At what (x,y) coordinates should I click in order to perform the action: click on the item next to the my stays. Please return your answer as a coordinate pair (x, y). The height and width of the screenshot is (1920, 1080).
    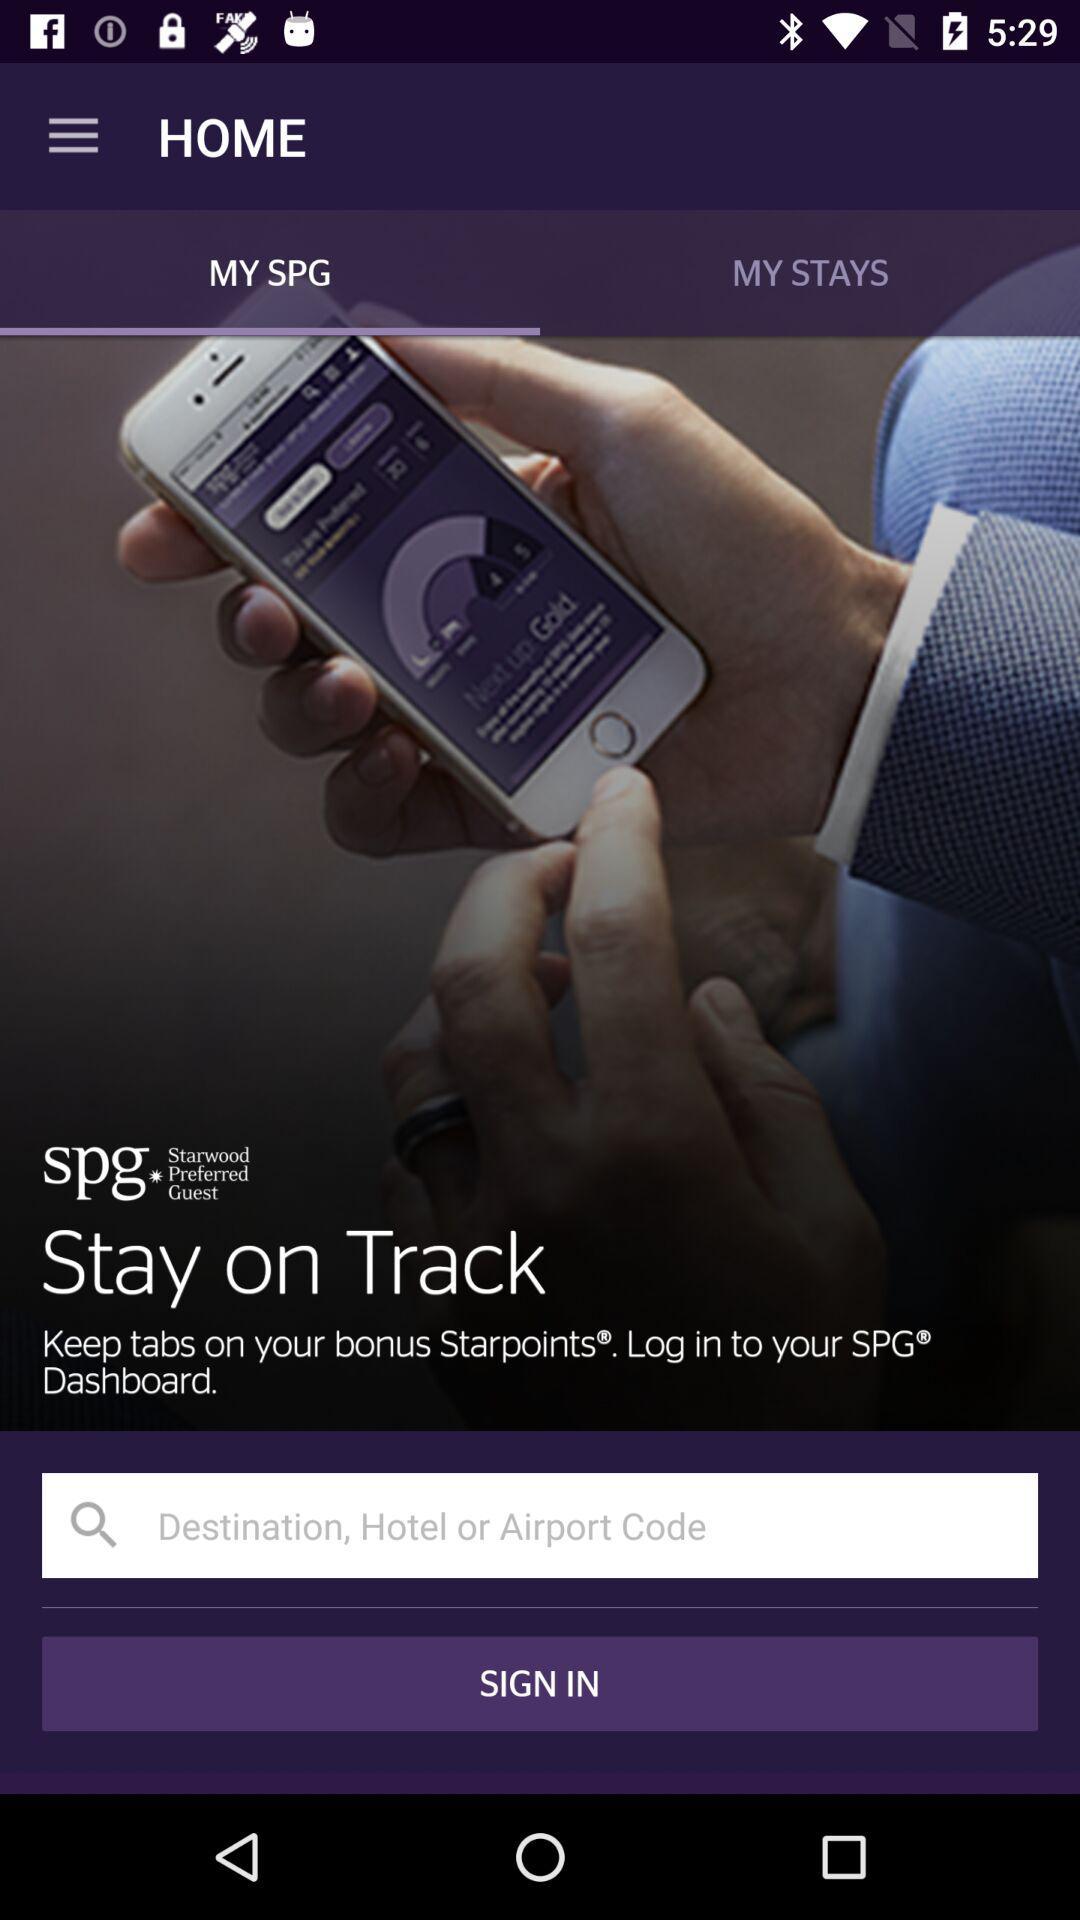
    Looking at the image, I should click on (270, 271).